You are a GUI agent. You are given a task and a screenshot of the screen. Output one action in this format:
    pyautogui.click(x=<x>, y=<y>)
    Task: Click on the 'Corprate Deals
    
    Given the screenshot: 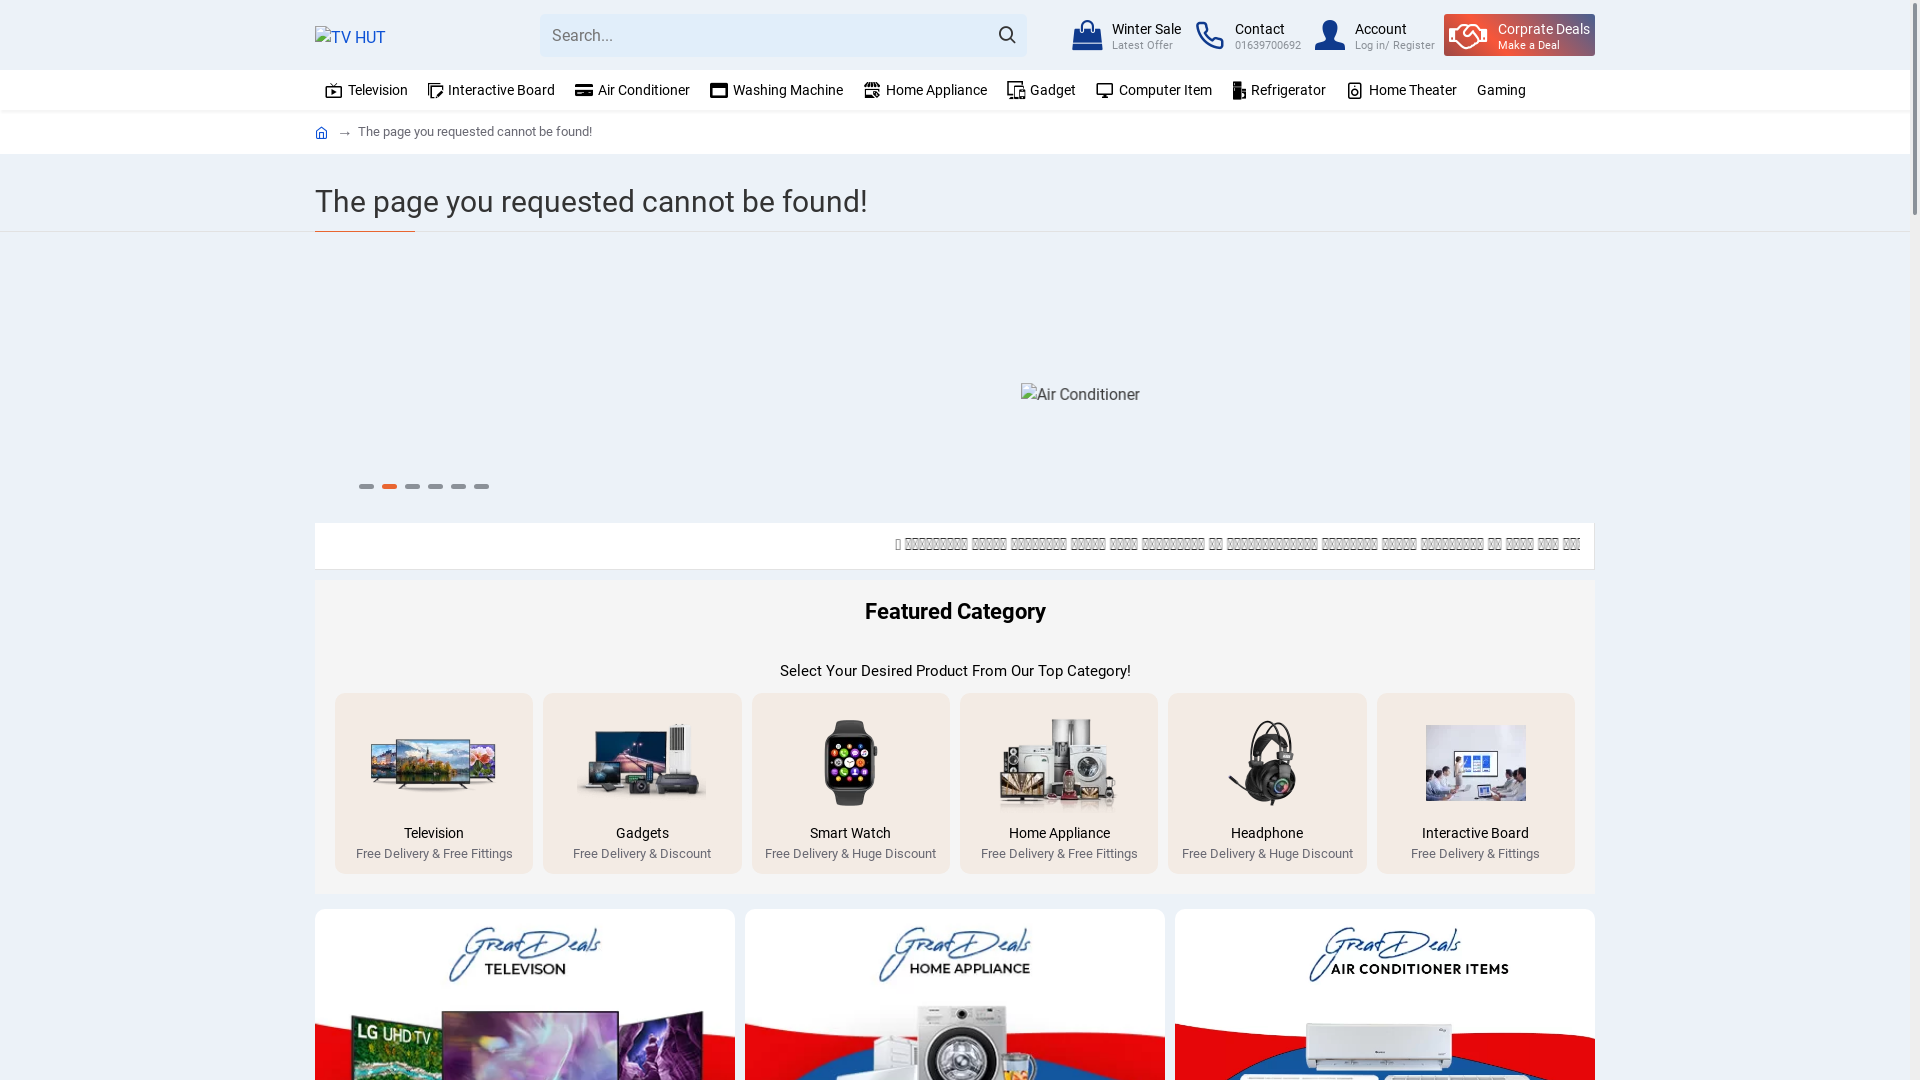 What is the action you would take?
    pyautogui.click(x=1519, y=34)
    